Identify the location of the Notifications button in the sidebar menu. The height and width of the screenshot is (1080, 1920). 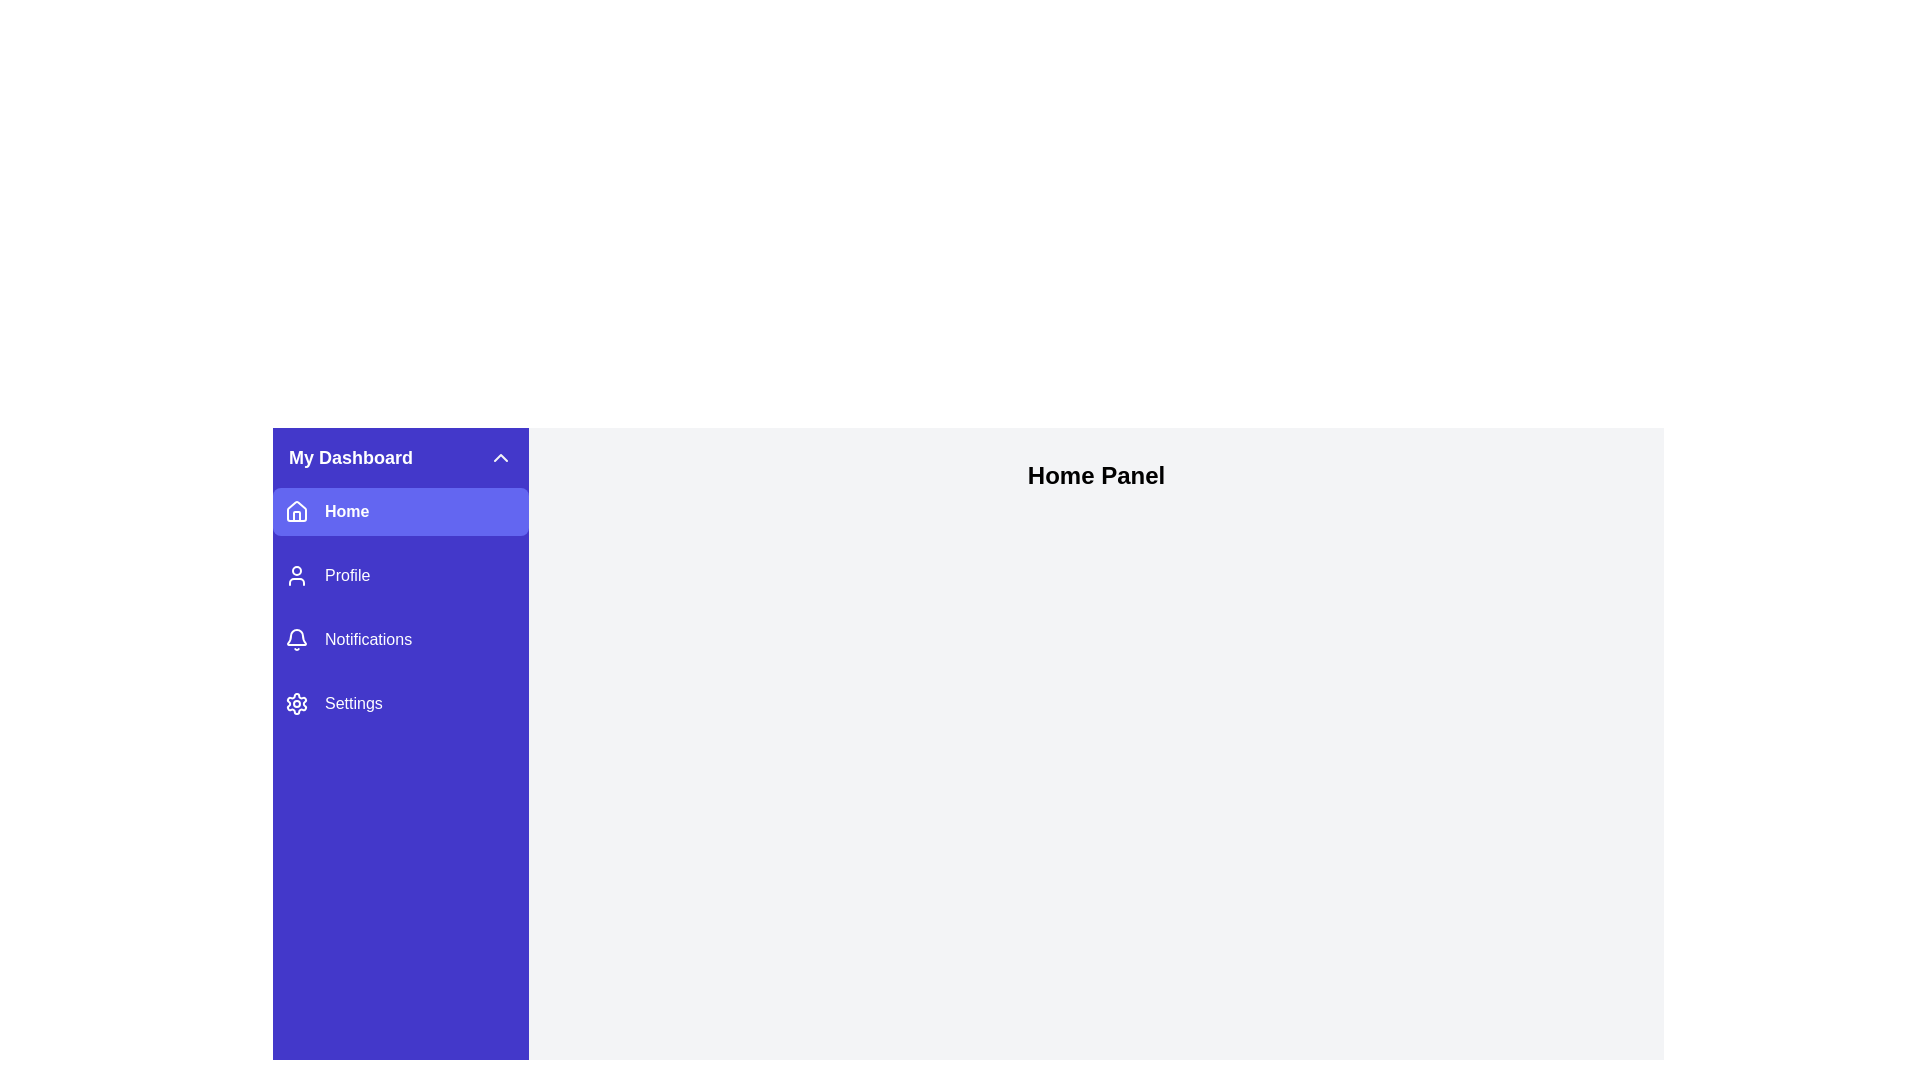
(400, 640).